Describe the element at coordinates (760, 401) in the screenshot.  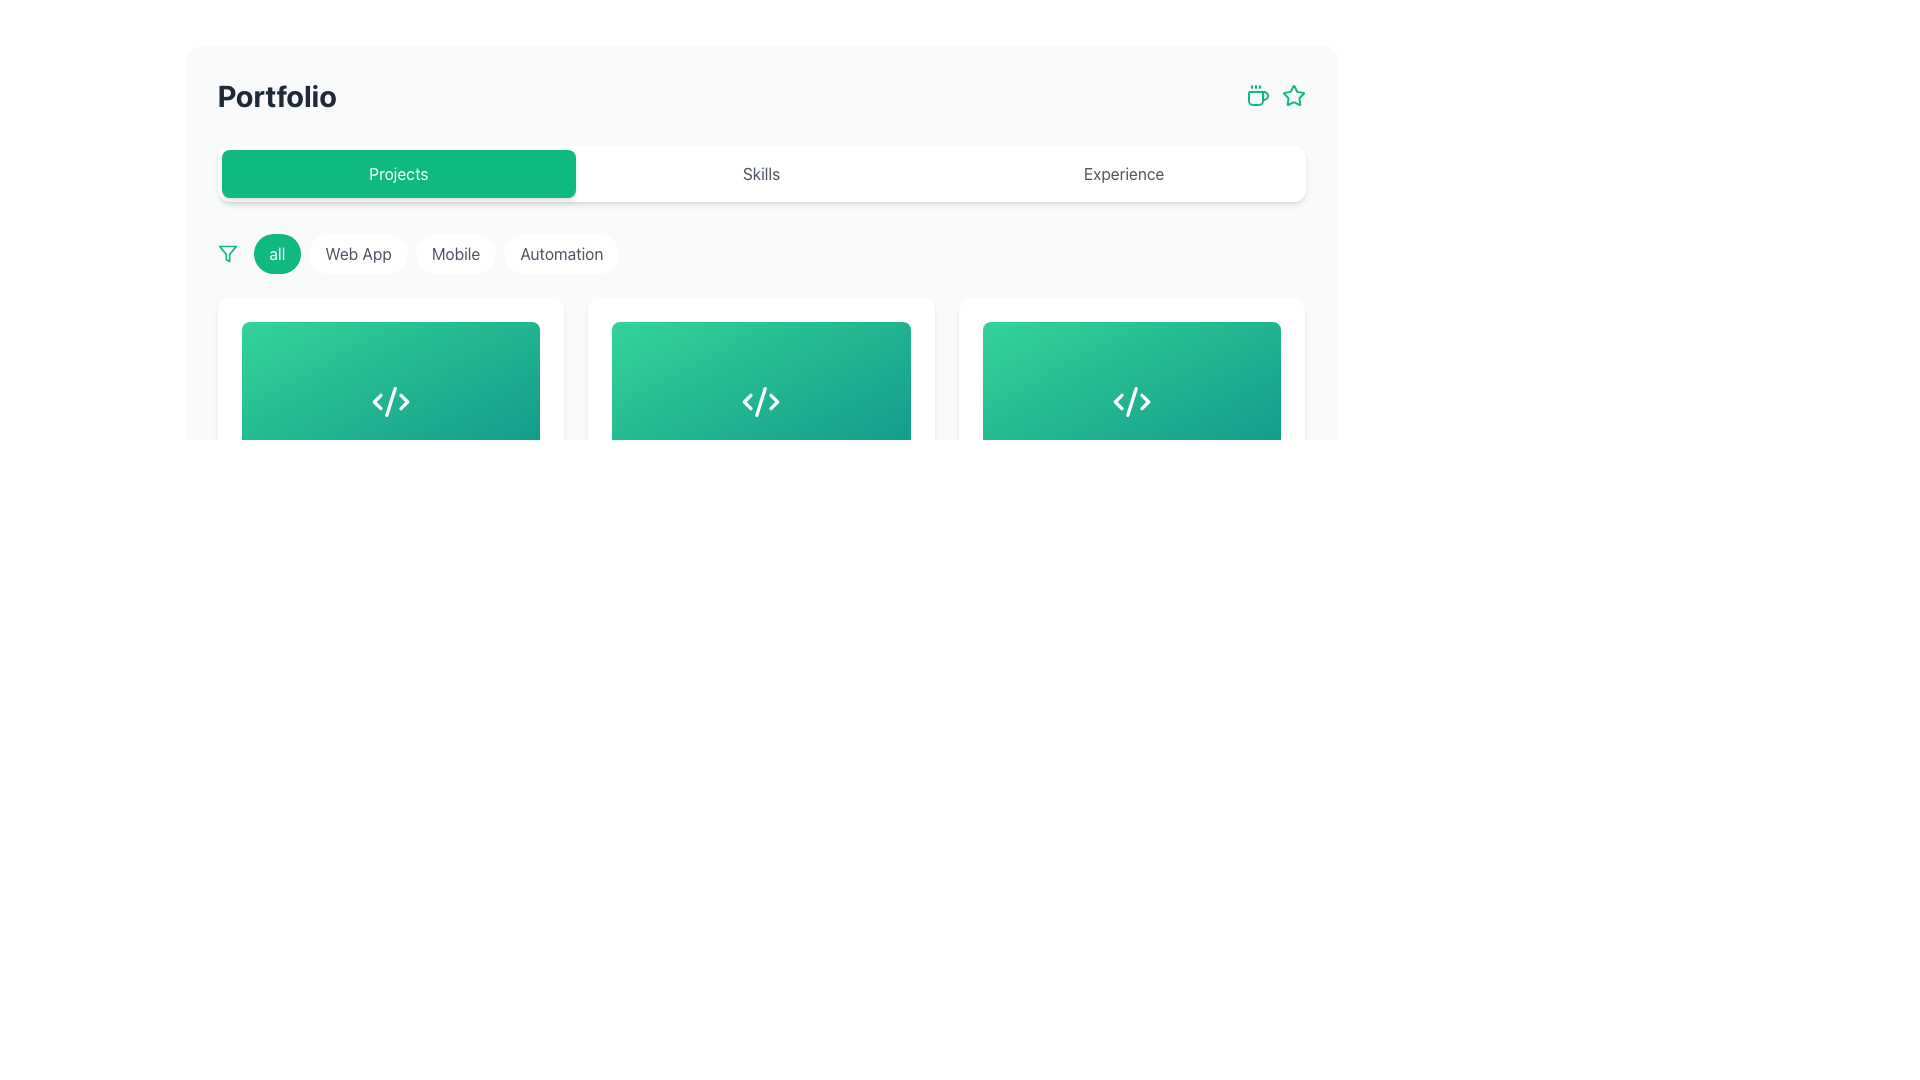
I see `the coding-related project icon, which is centered within a card layout in the second column of a row of cards` at that location.